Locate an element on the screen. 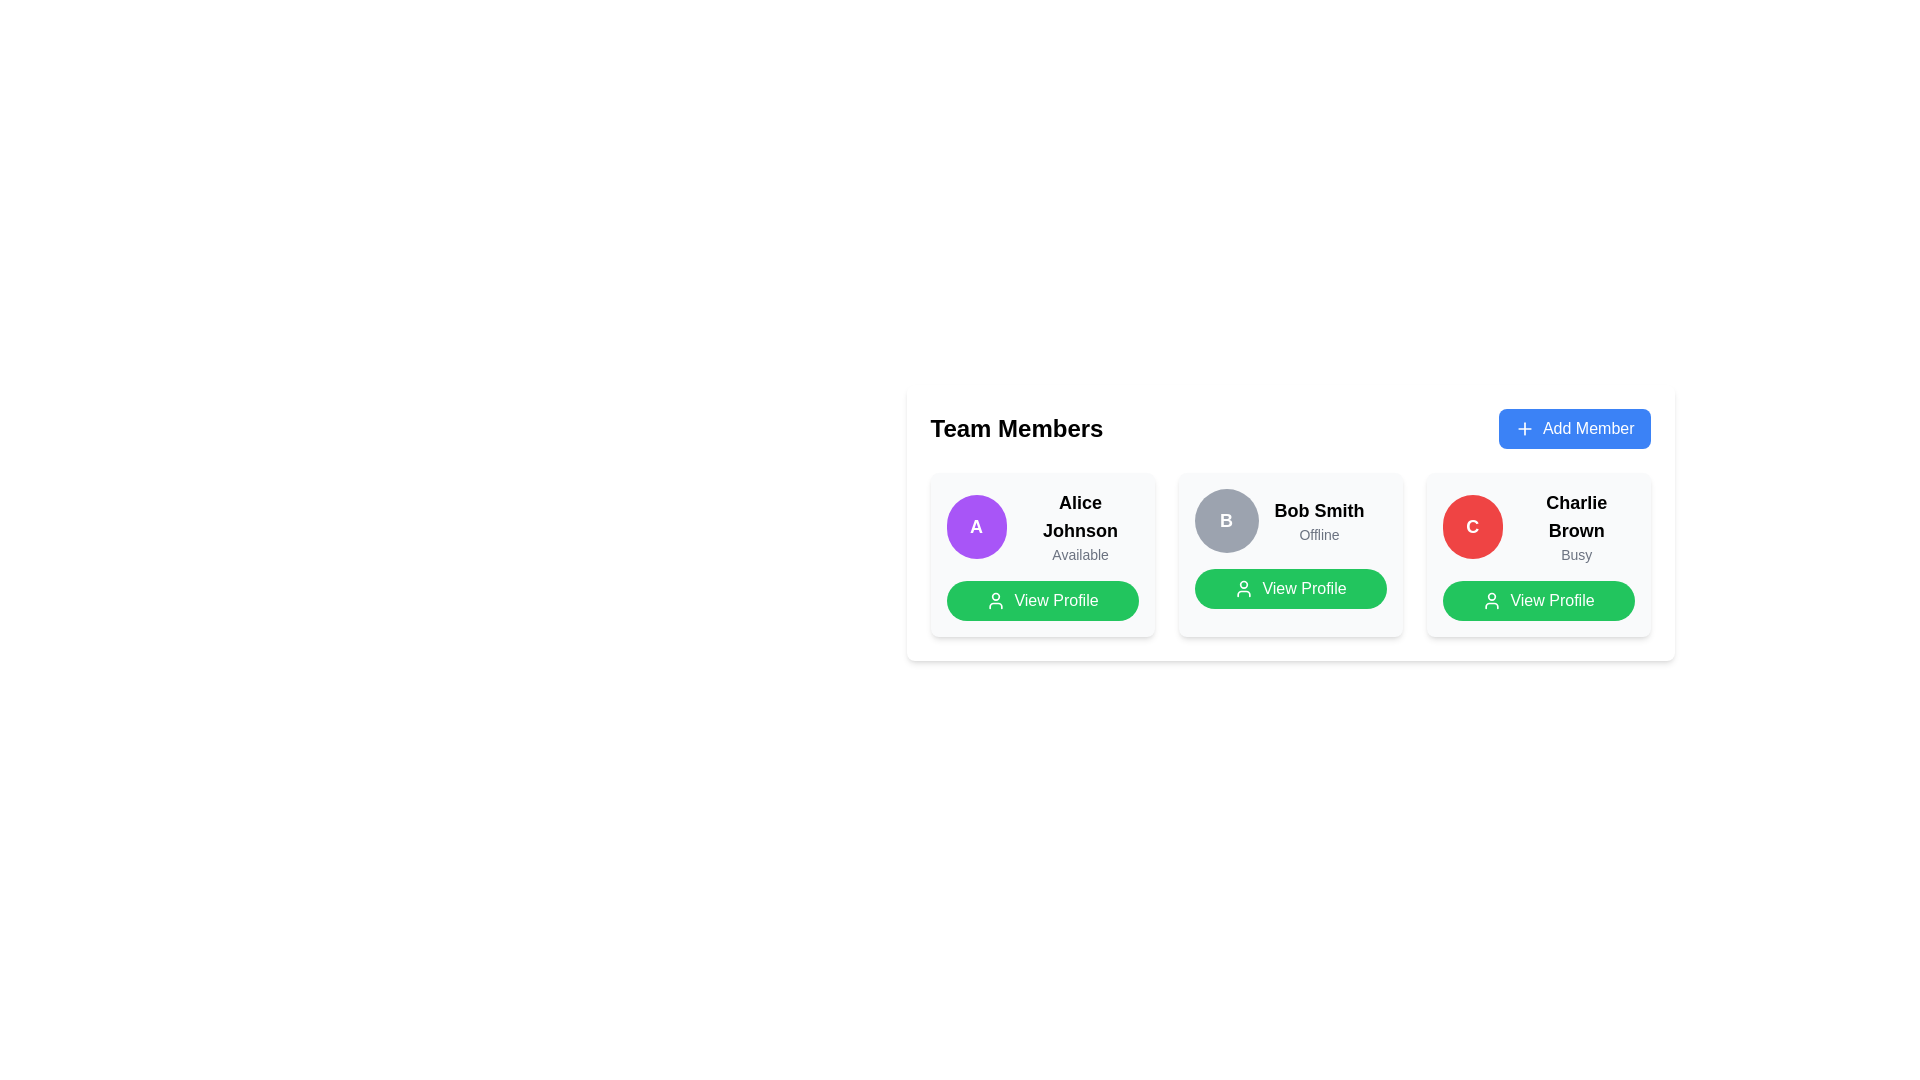 This screenshot has width=1920, height=1080. the plus sign icon located inside the 'Add Member' button, which has a blue background and white text, positioned at the top-right corner of the interface is located at coordinates (1523, 427).